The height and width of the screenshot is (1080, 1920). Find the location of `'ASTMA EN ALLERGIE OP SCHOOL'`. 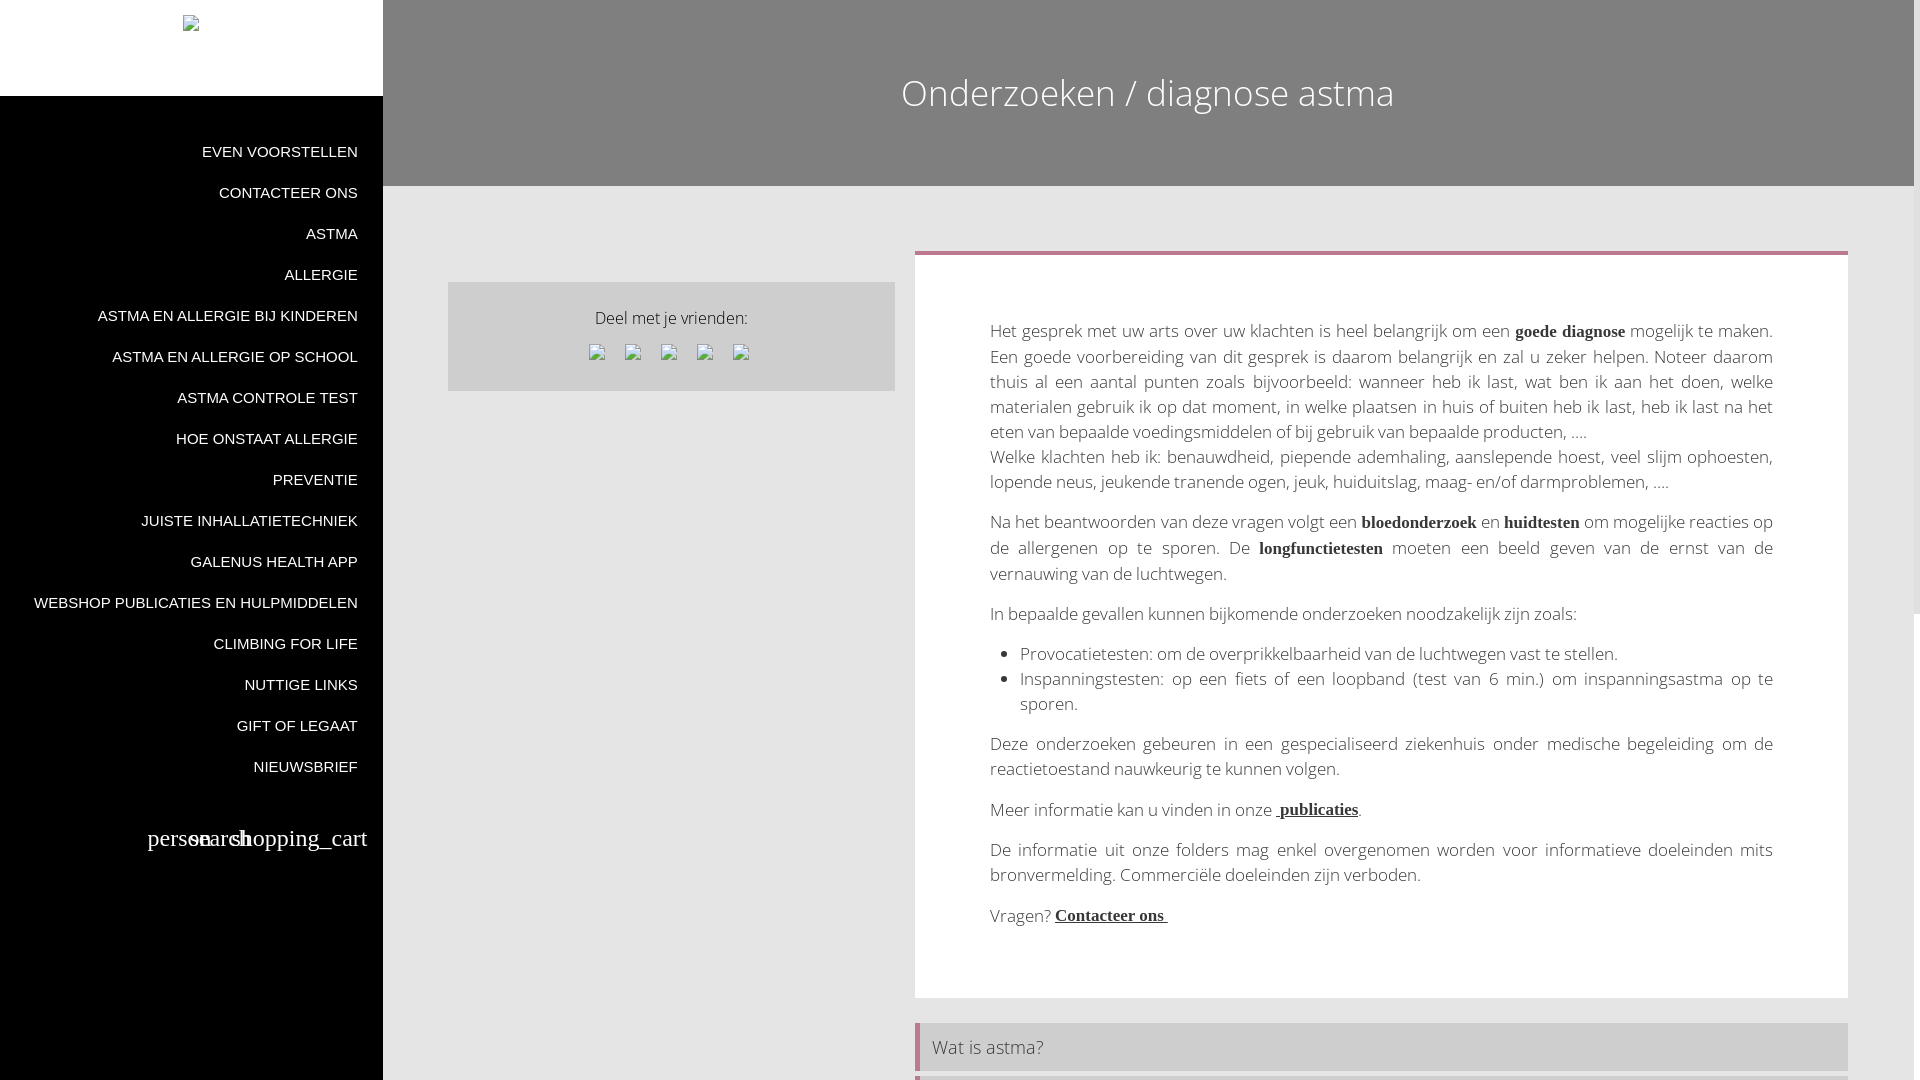

'ASTMA EN ALLERGIE OP SCHOOL' is located at coordinates (191, 355).